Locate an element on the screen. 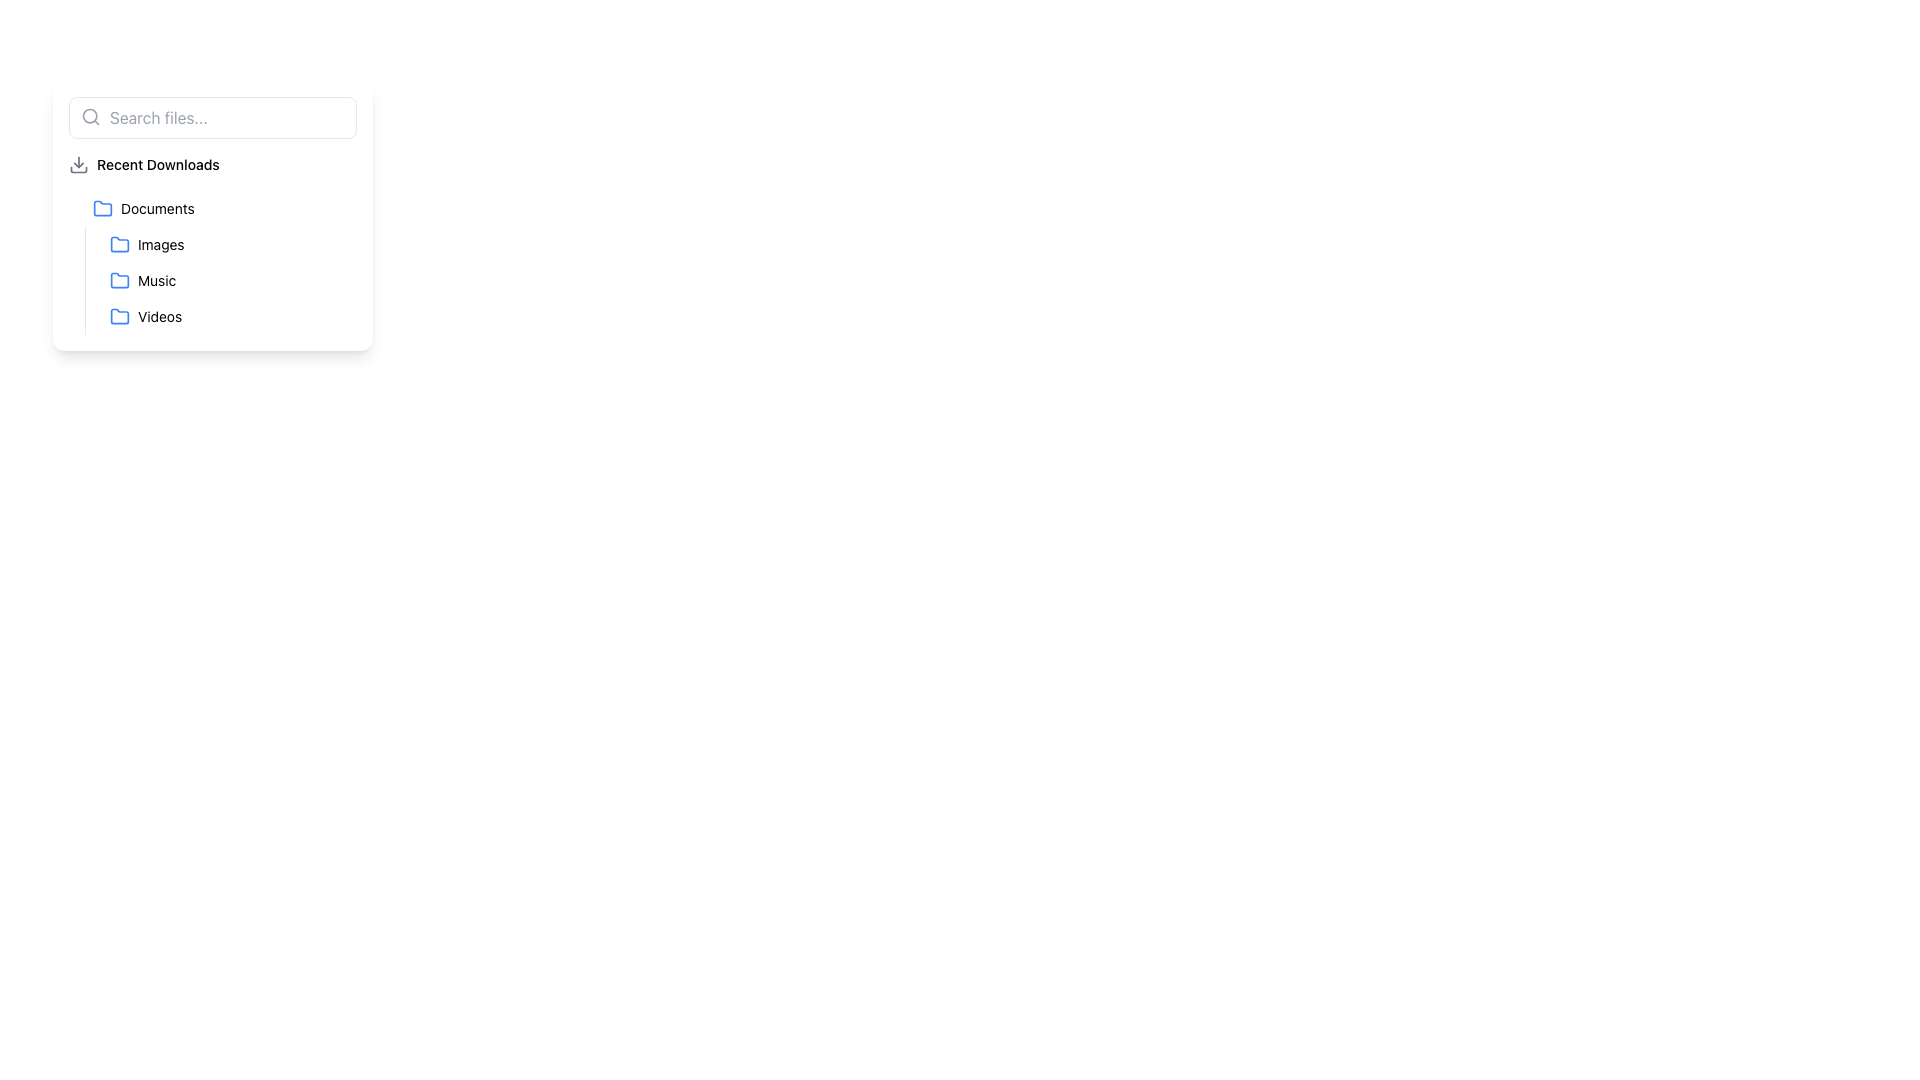 Image resolution: width=1920 pixels, height=1080 pixels. the 'Music' folder icon located in the 'Recent Downloads' section is located at coordinates (119, 281).